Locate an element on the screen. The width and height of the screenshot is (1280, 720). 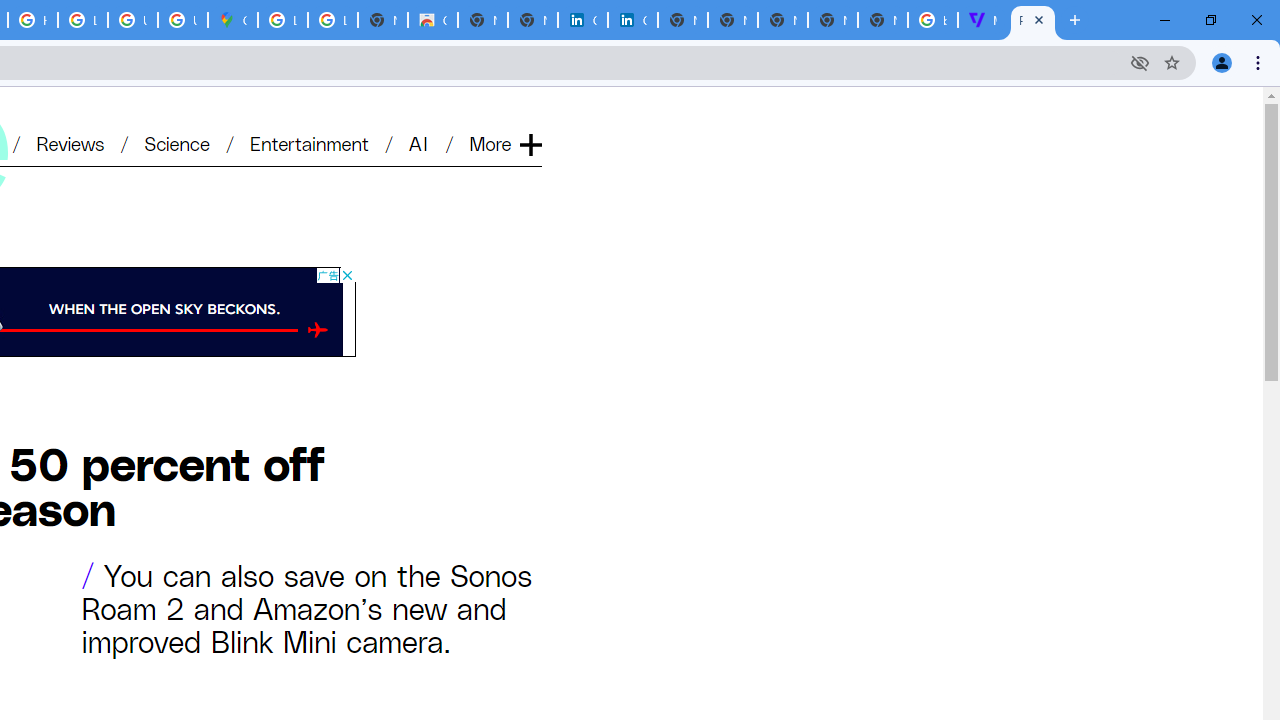
'Menu Expand' is located at coordinates (507, 111).